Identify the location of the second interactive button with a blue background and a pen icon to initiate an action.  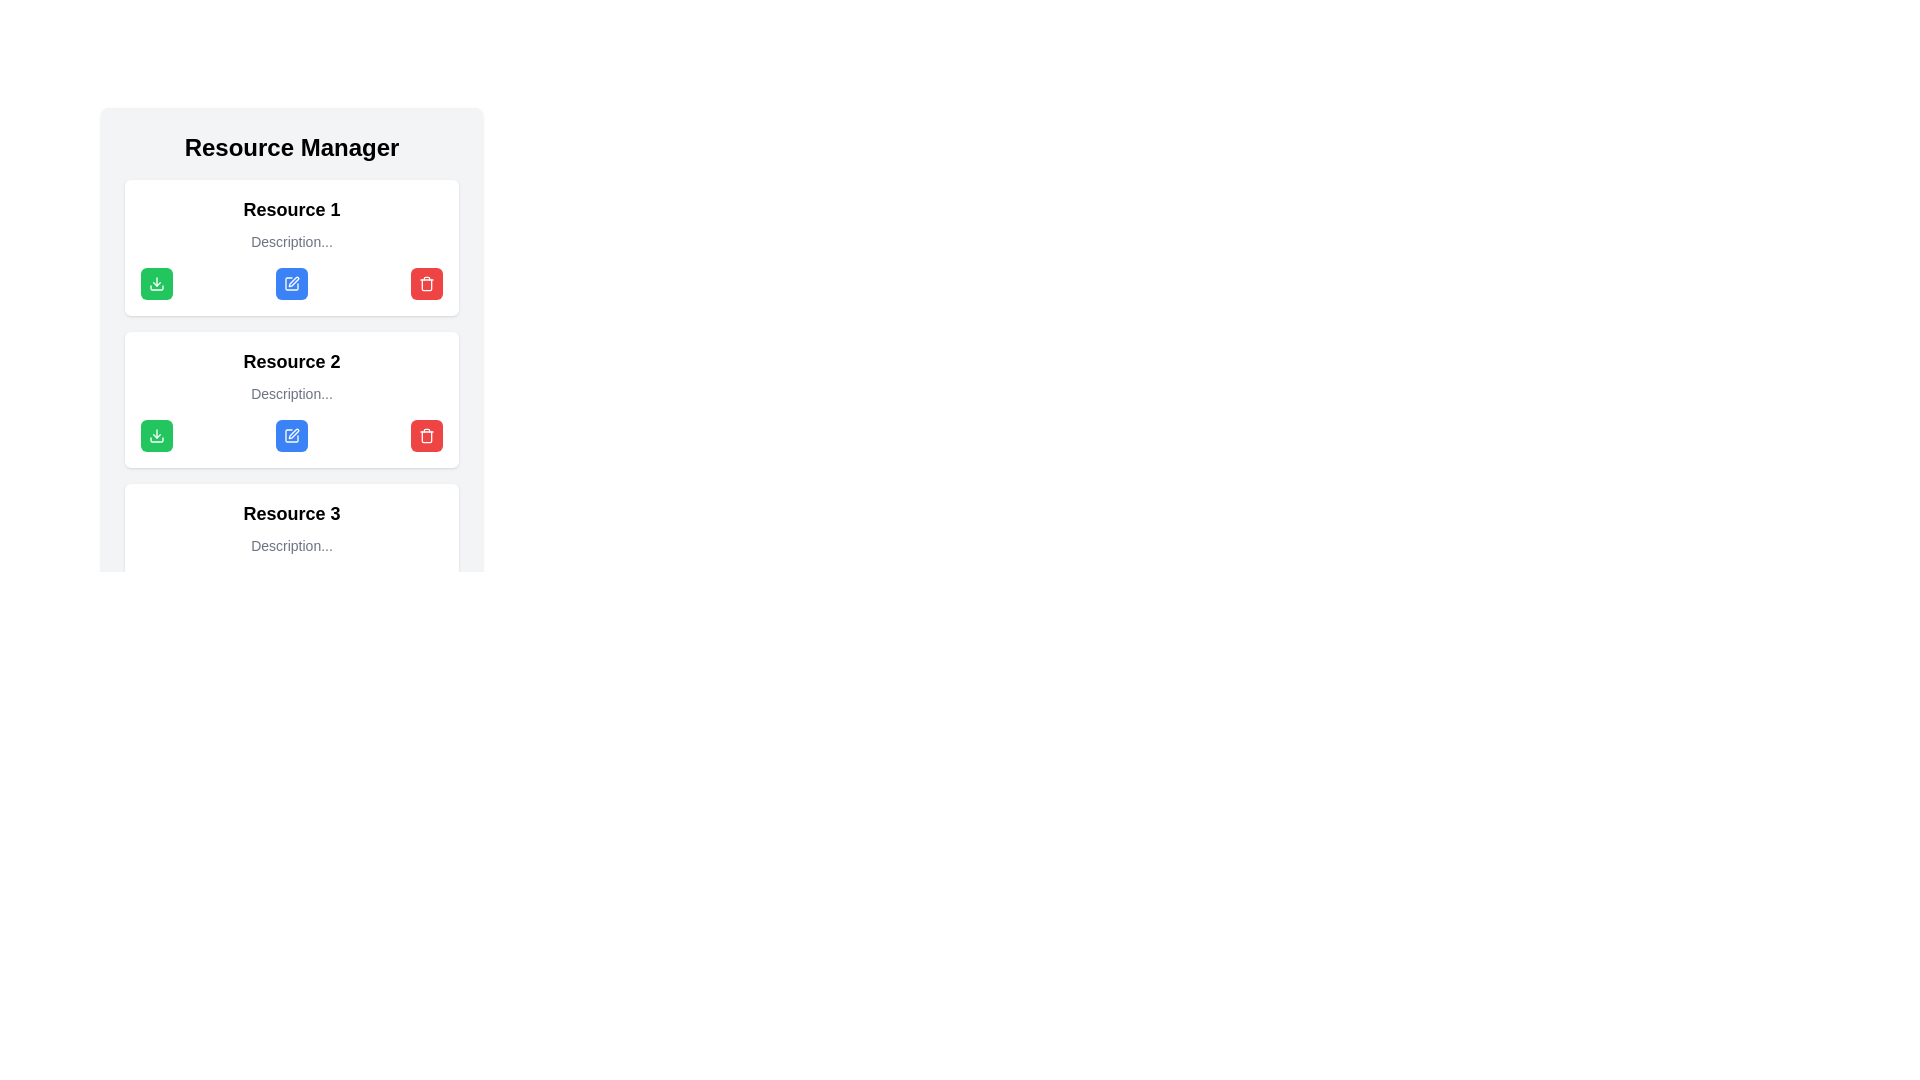
(291, 434).